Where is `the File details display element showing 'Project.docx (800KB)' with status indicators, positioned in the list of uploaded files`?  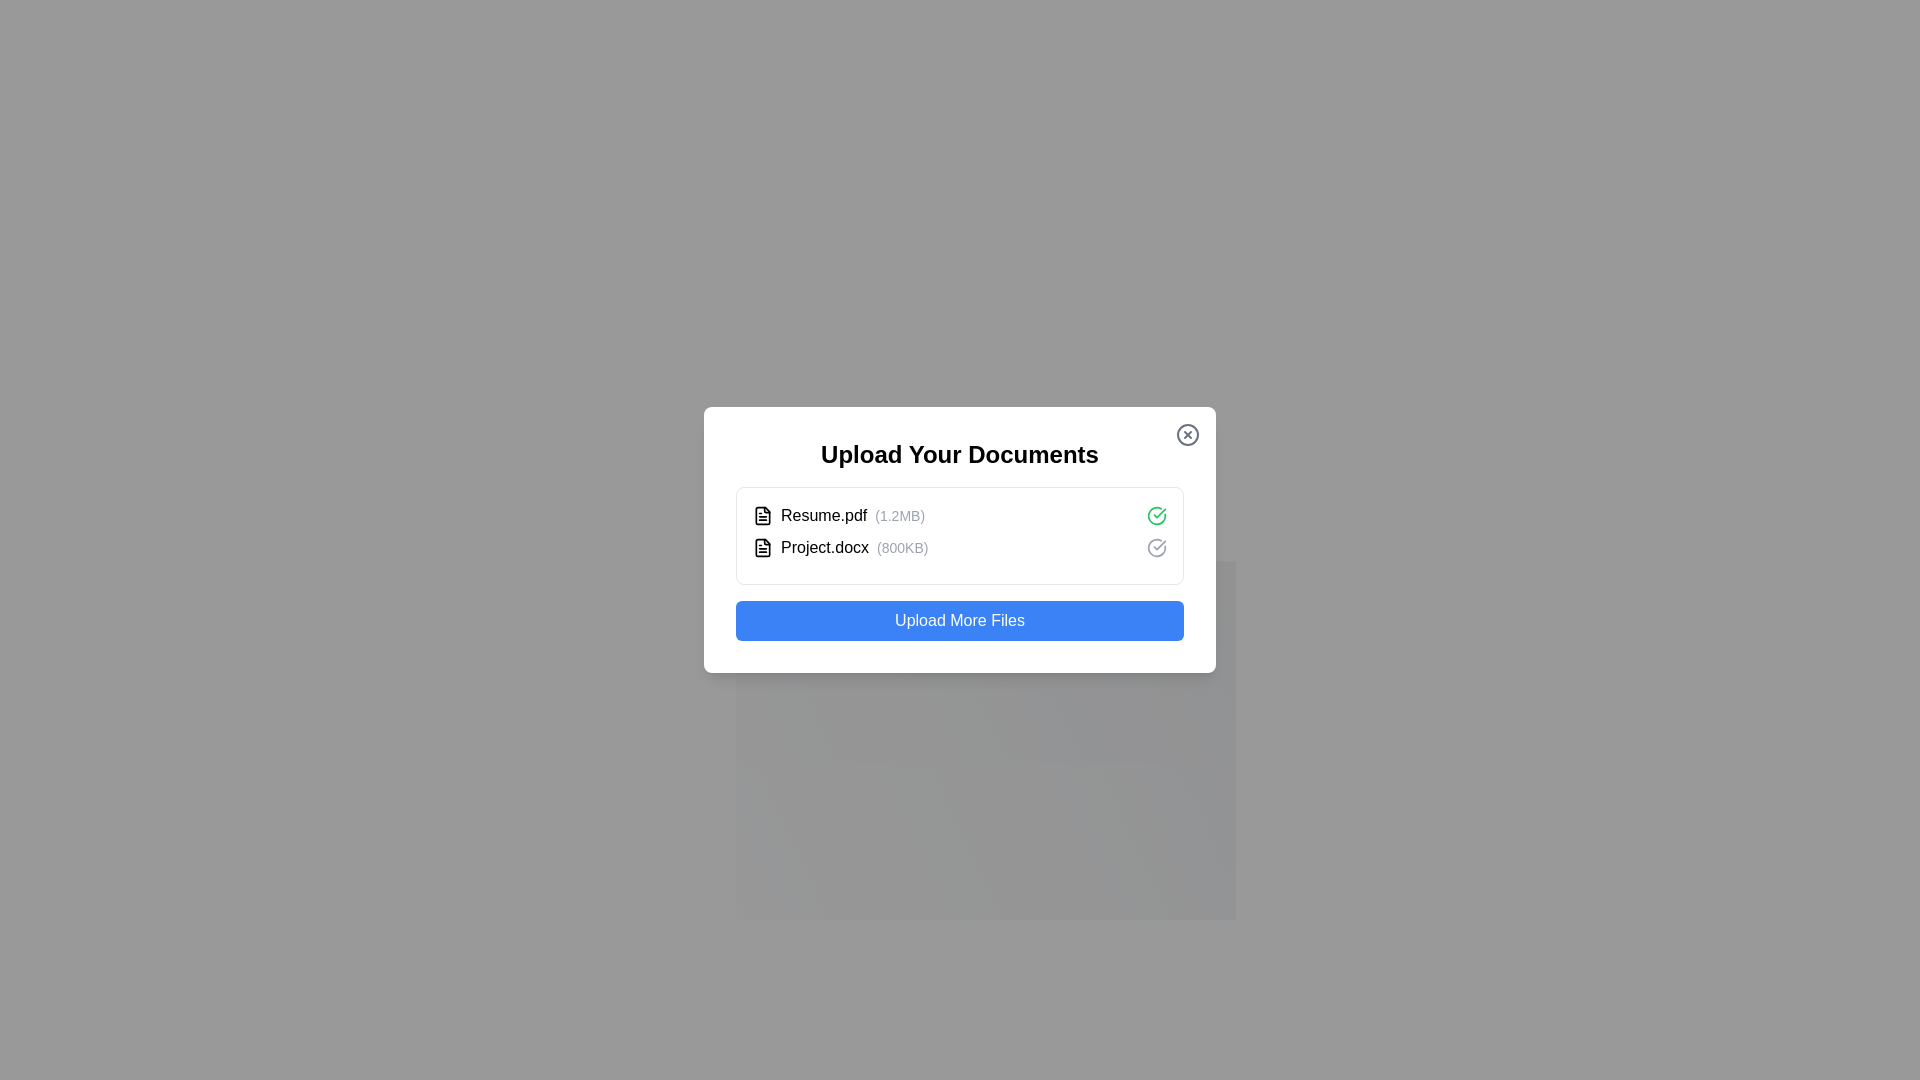
the File details display element showing 'Project.docx (800KB)' with status indicators, positioned in the list of uploaded files is located at coordinates (960, 547).